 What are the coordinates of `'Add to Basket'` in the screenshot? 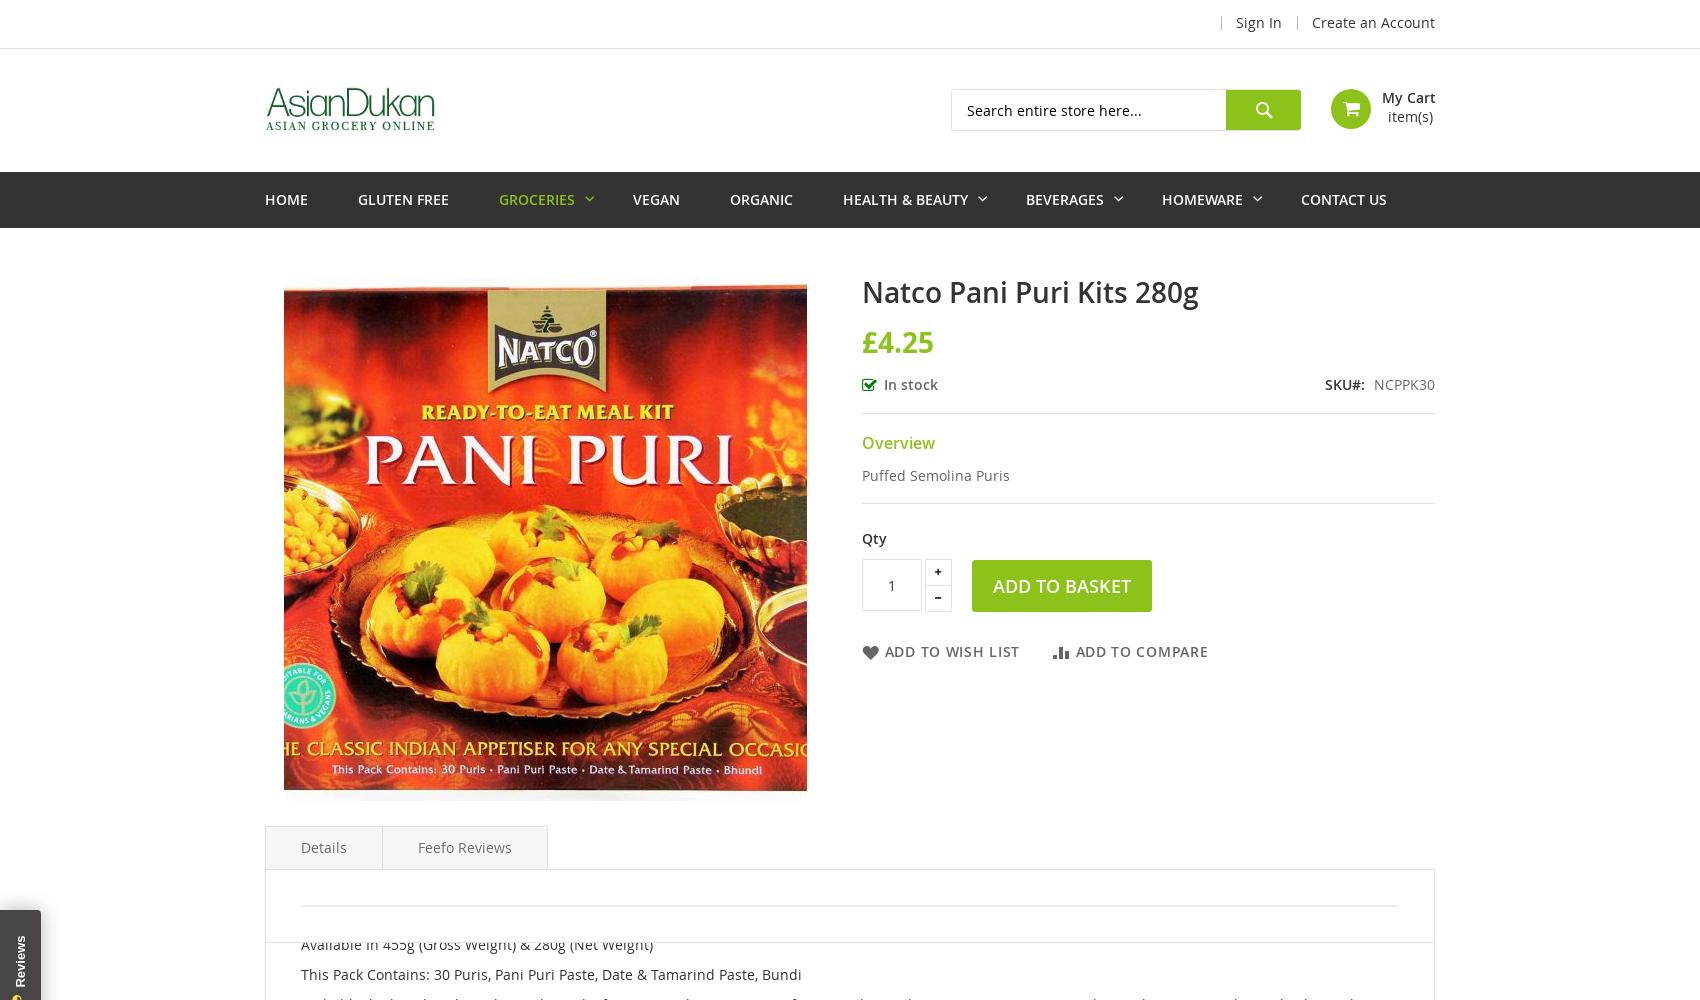 It's located at (990, 585).